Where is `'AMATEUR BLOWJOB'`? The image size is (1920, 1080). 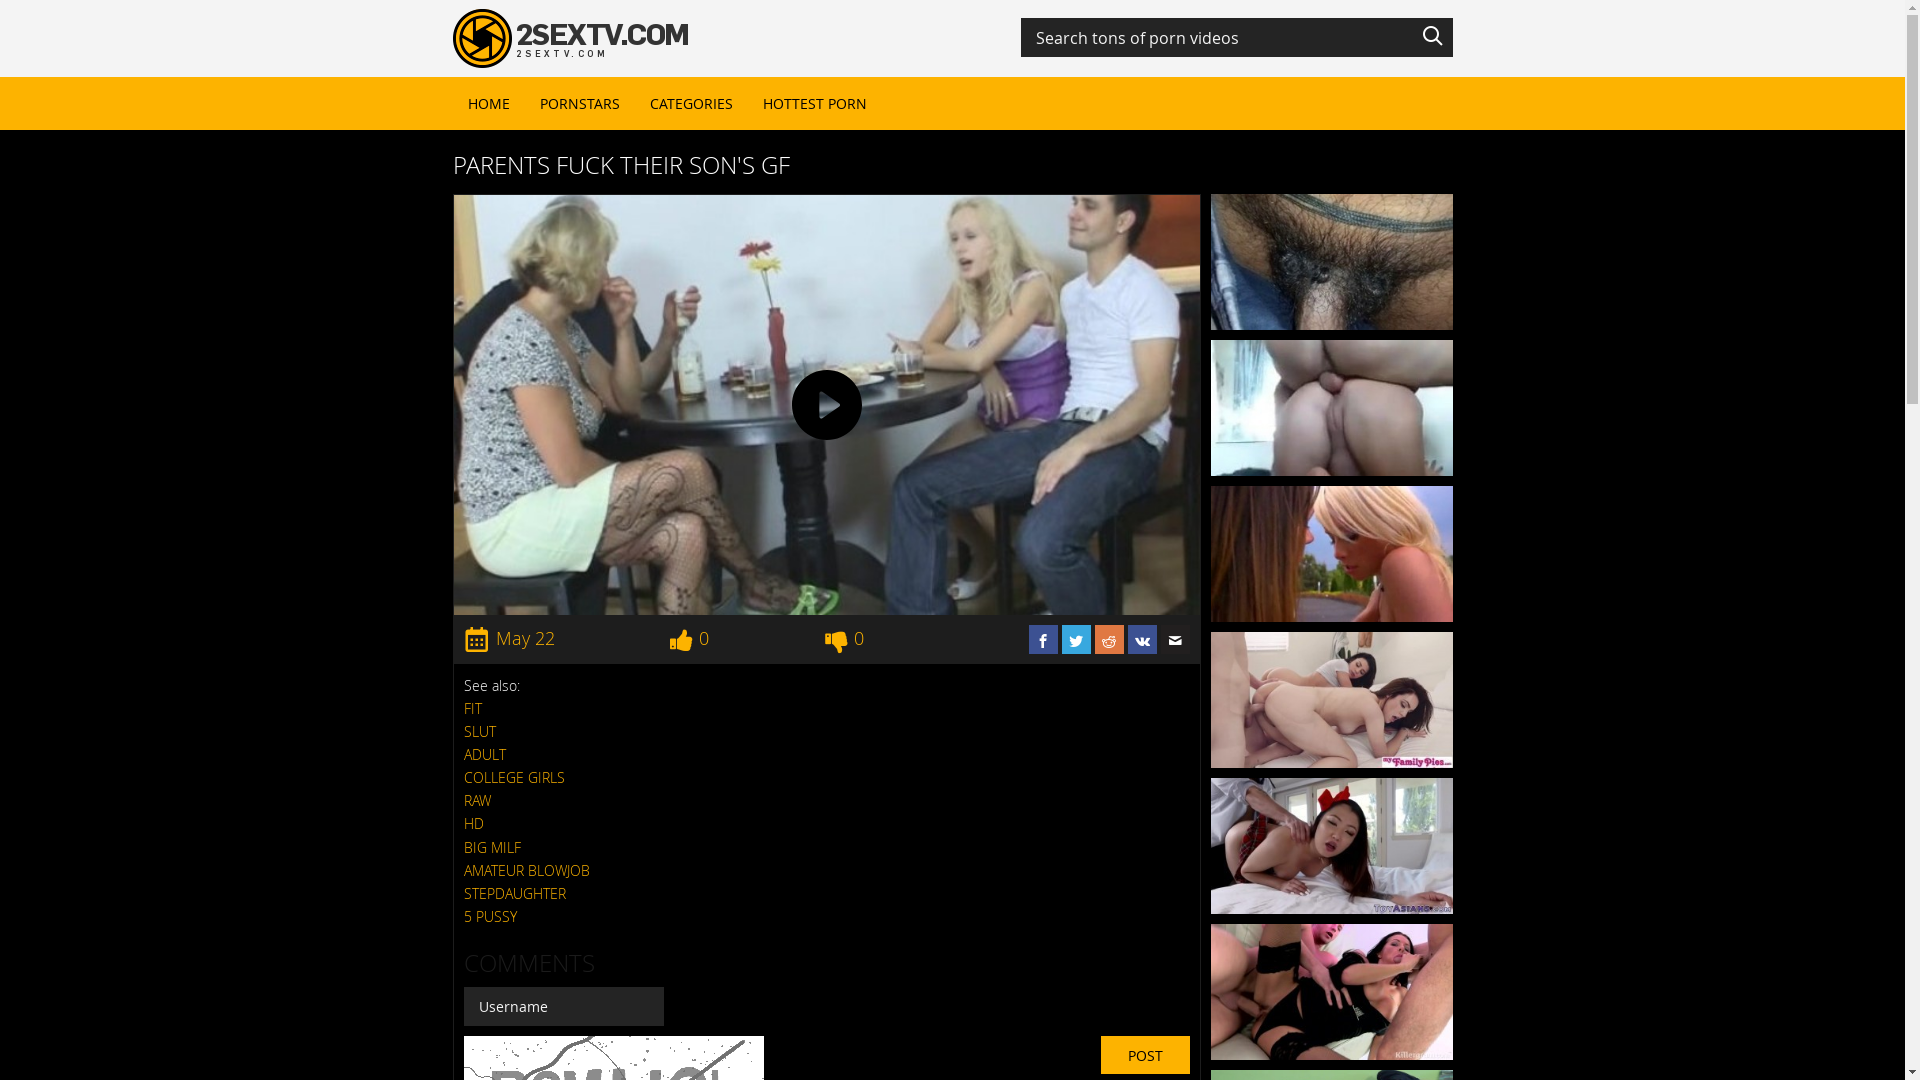 'AMATEUR BLOWJOB' is located at coordinates (527, 869).